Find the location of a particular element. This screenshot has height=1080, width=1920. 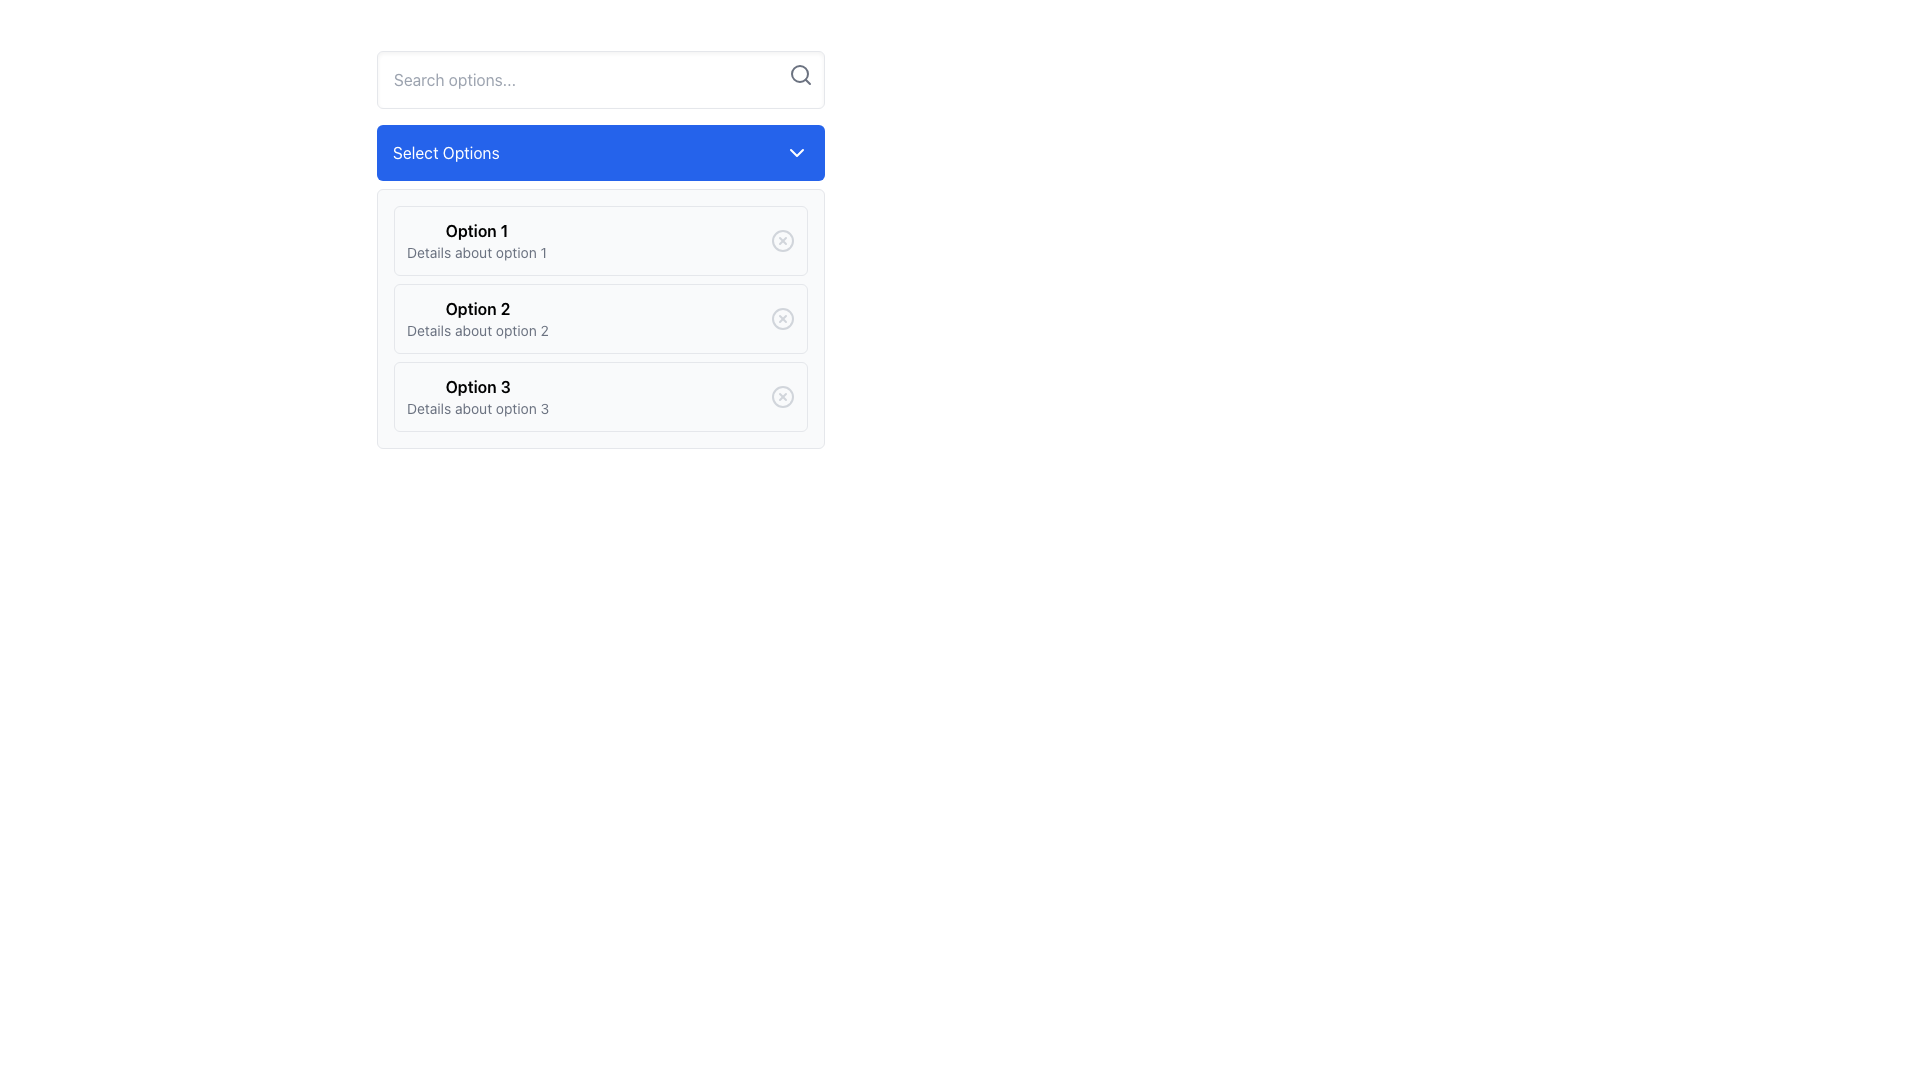

the vector graphic element (circle) associated with 'Option 3' in the dropdown menu is located at coordinates (781, 397).